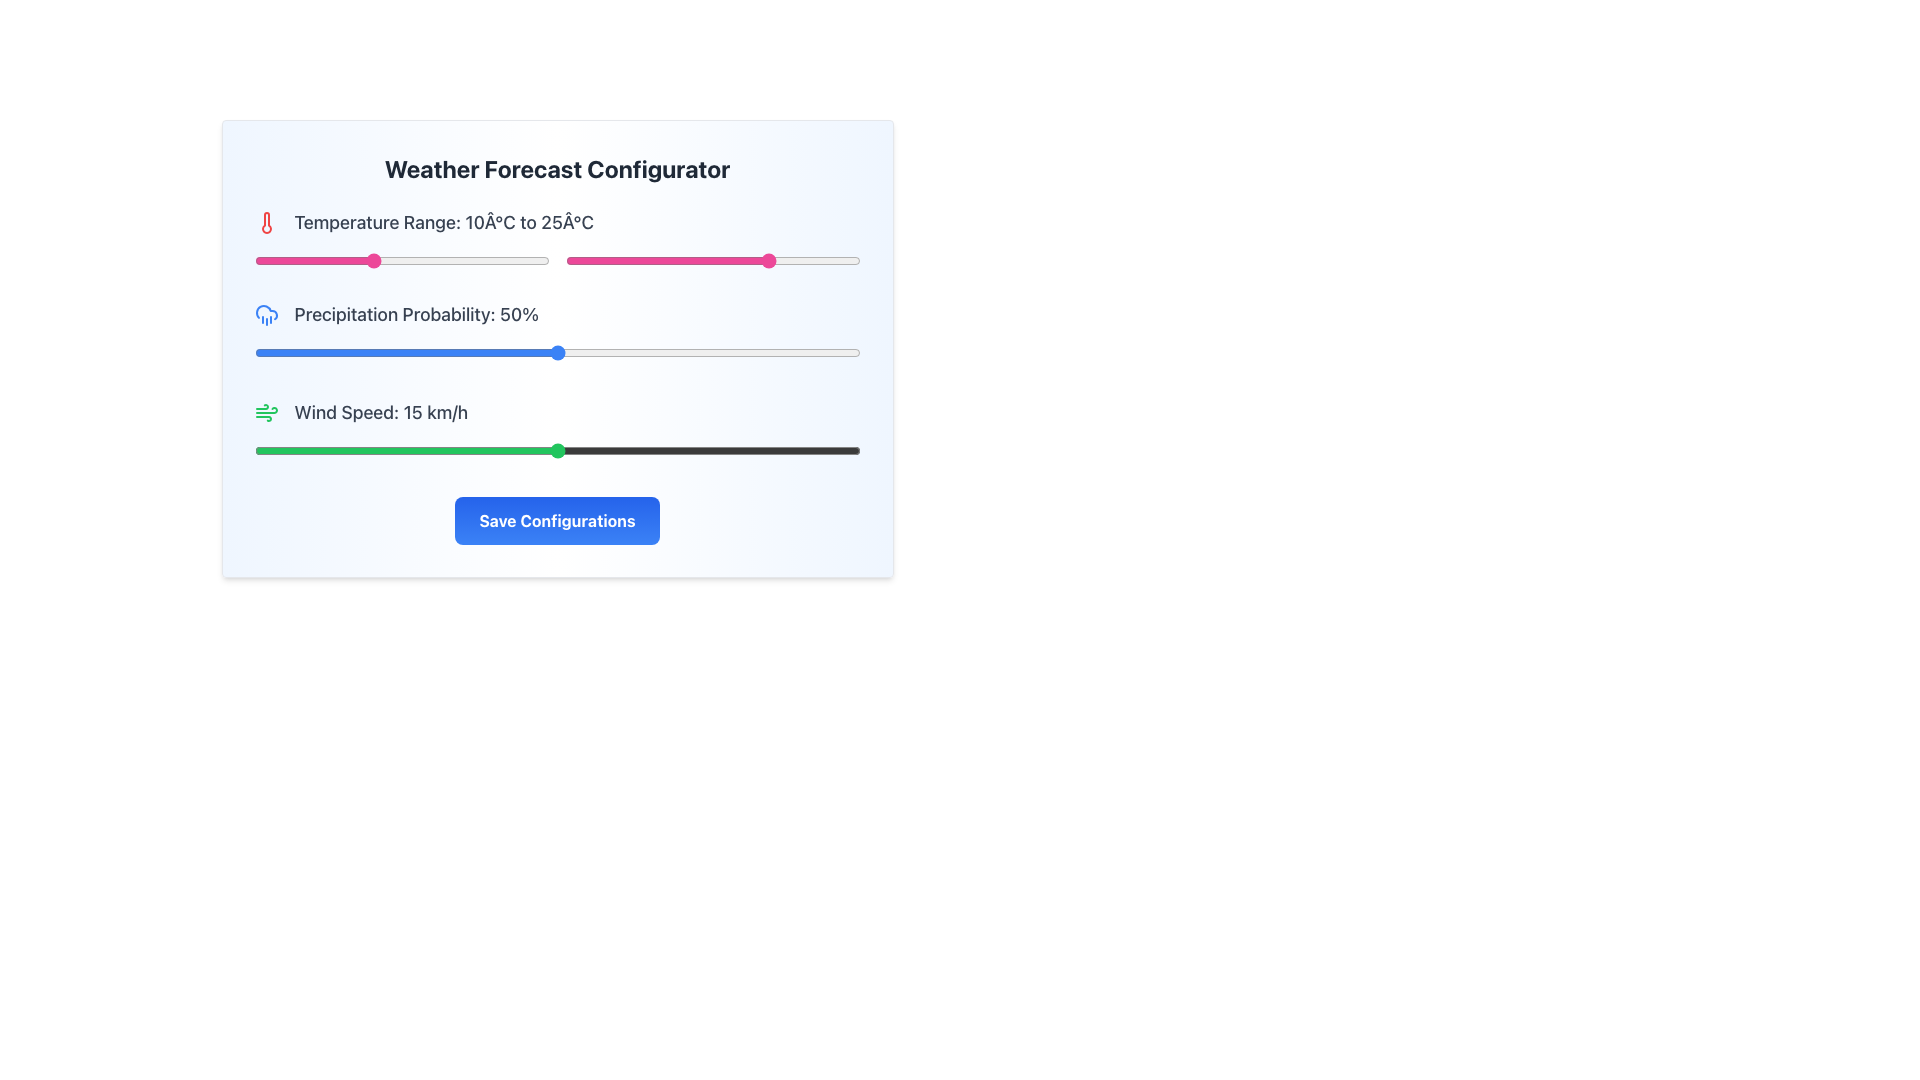  What do you see at coordinates (484, 352) in the screenshot?
I see `the precipitation probability` at bounding box center [484, 352].